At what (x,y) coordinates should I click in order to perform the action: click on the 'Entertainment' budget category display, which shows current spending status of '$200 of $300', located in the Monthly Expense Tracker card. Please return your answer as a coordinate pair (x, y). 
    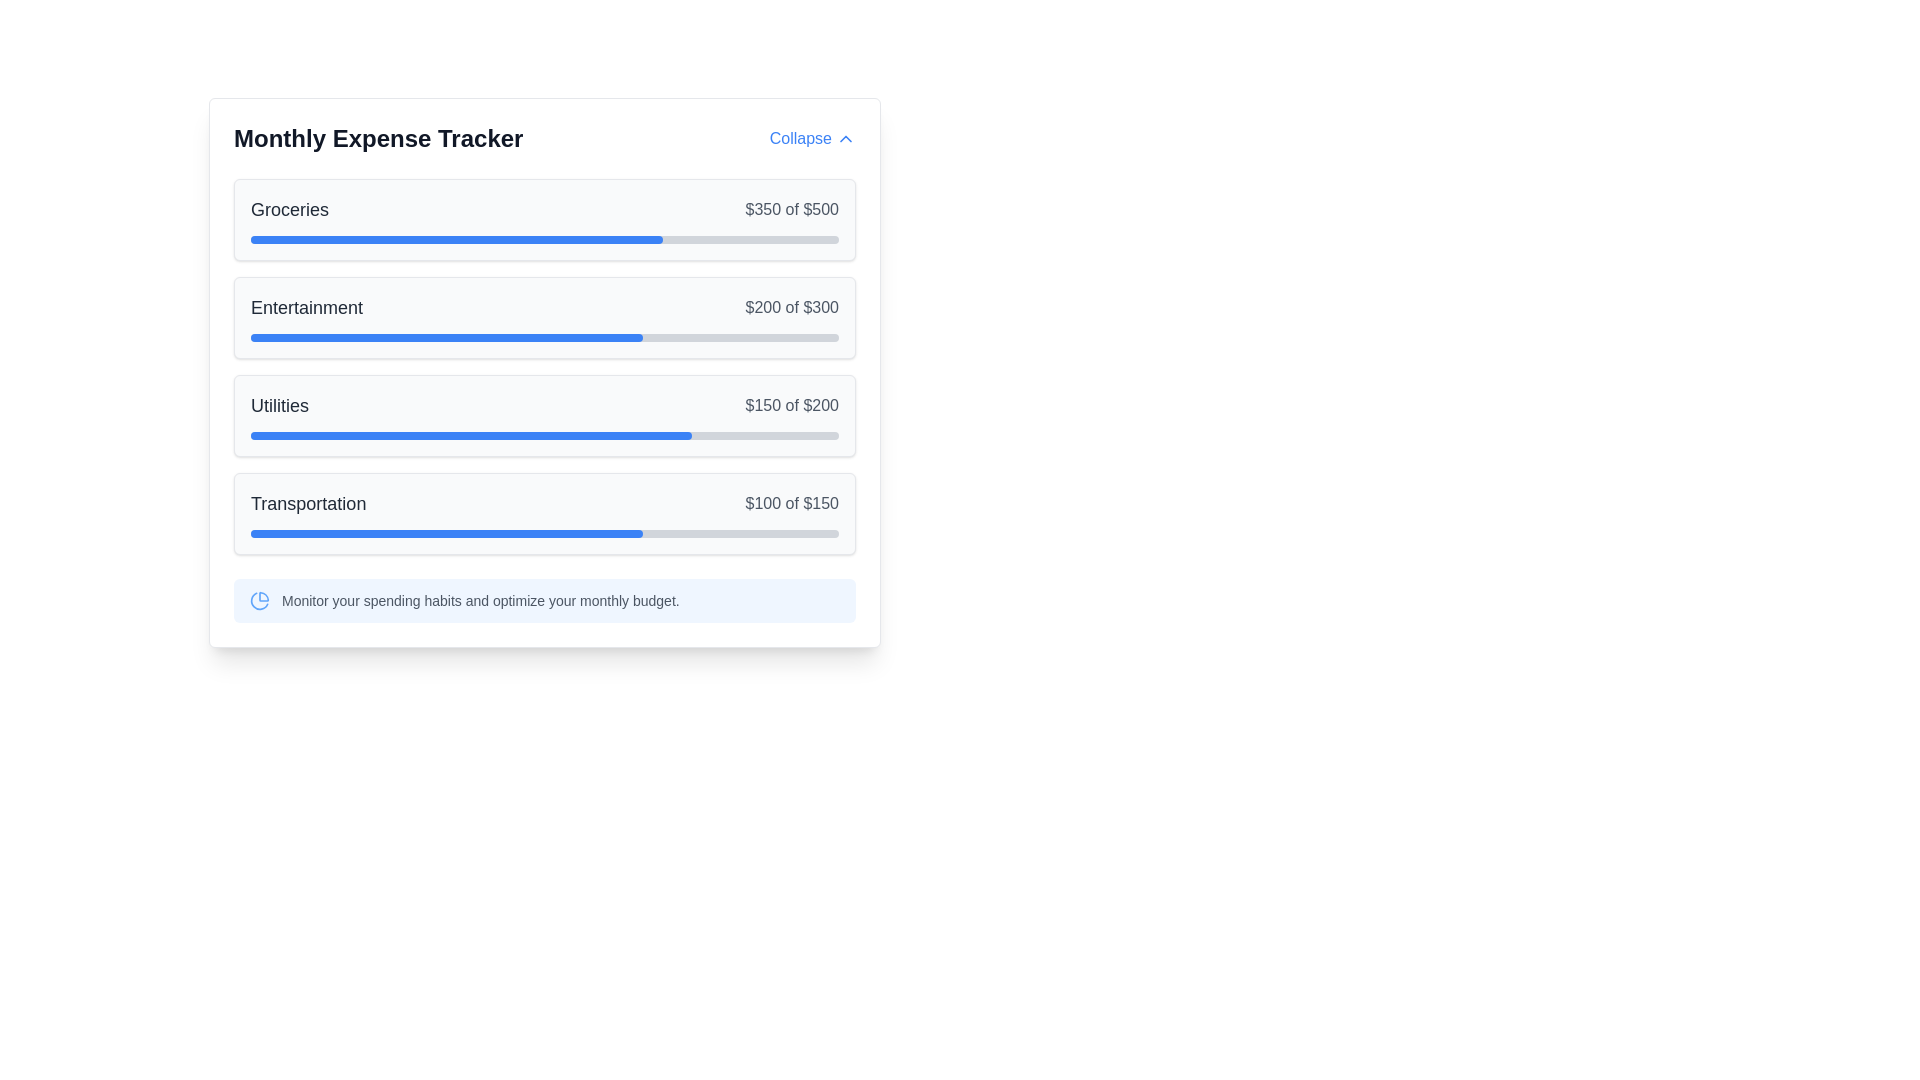
    Looking at the image, I should click on (545, 308).